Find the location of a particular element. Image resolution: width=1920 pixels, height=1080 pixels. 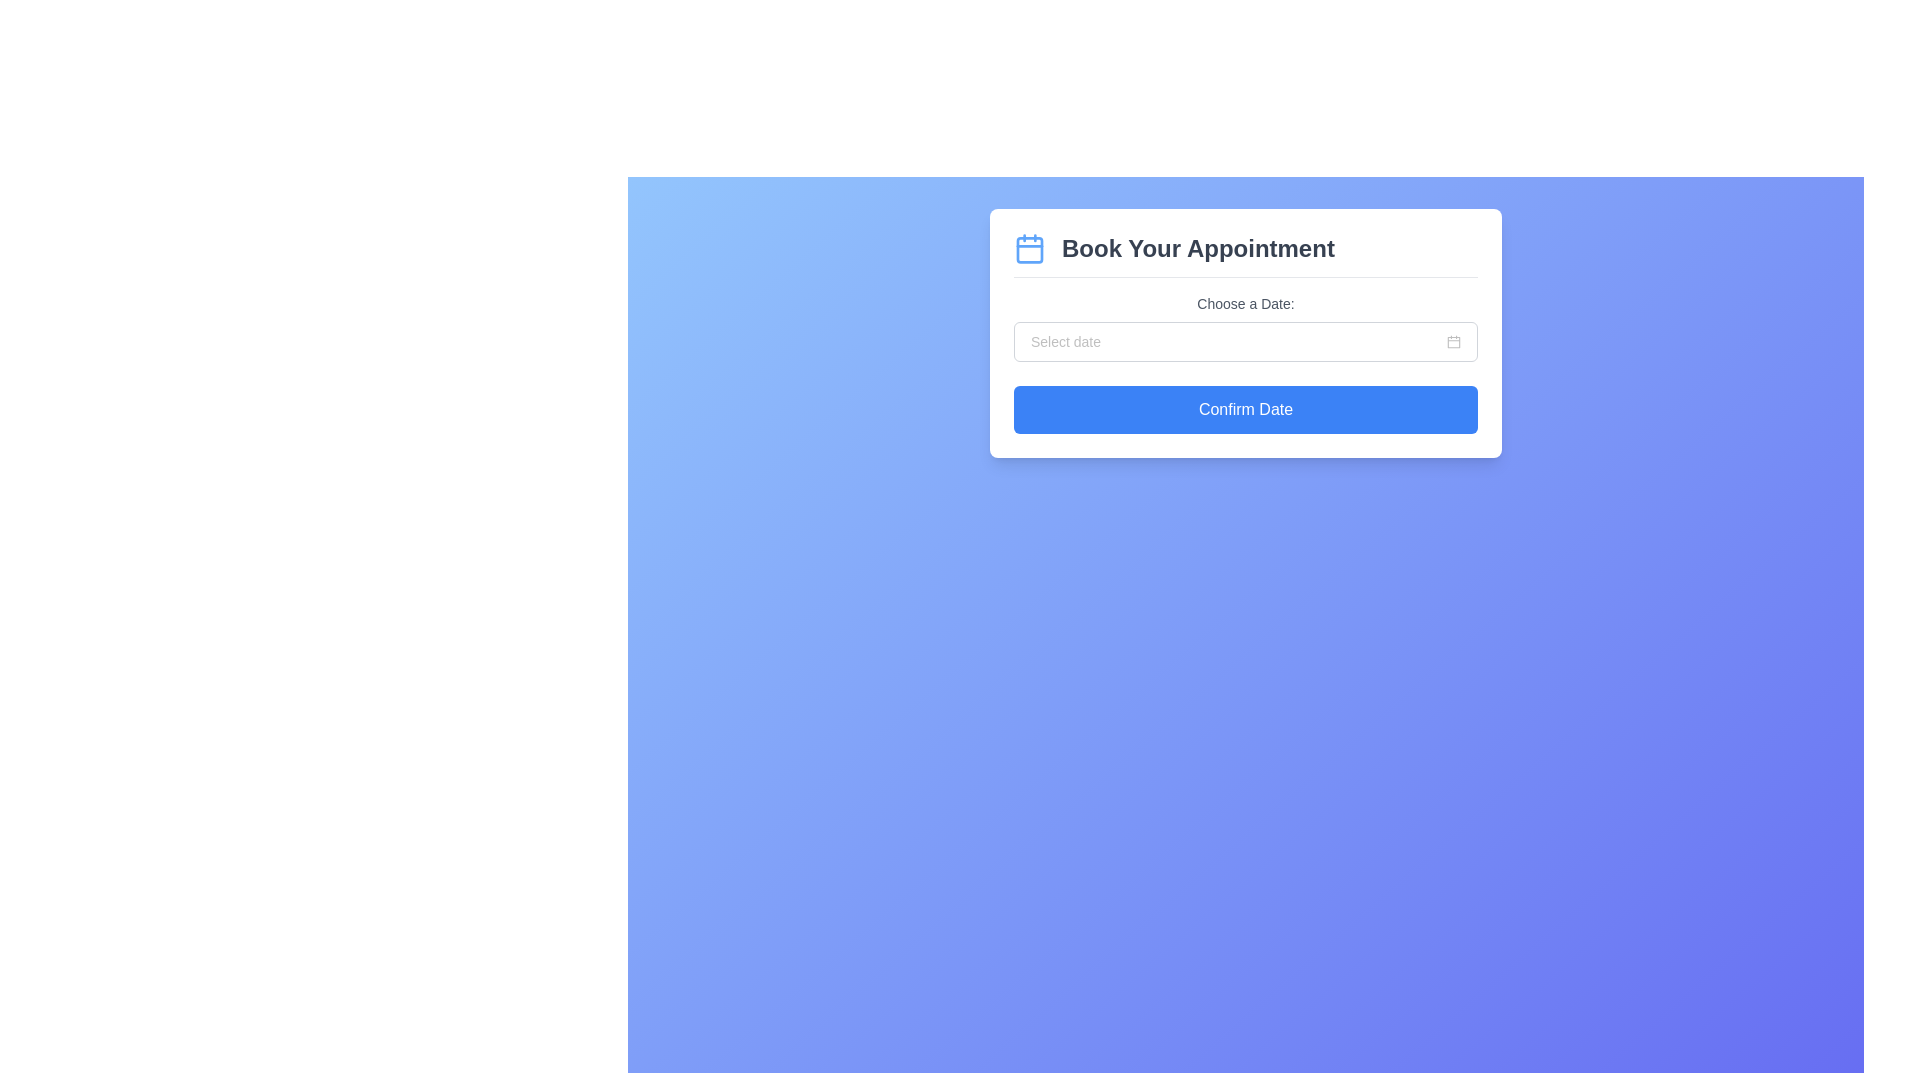

the calendar SVG icon located to the left of the 'Book Your Appointment' text is located at coordinates (1030, 248).